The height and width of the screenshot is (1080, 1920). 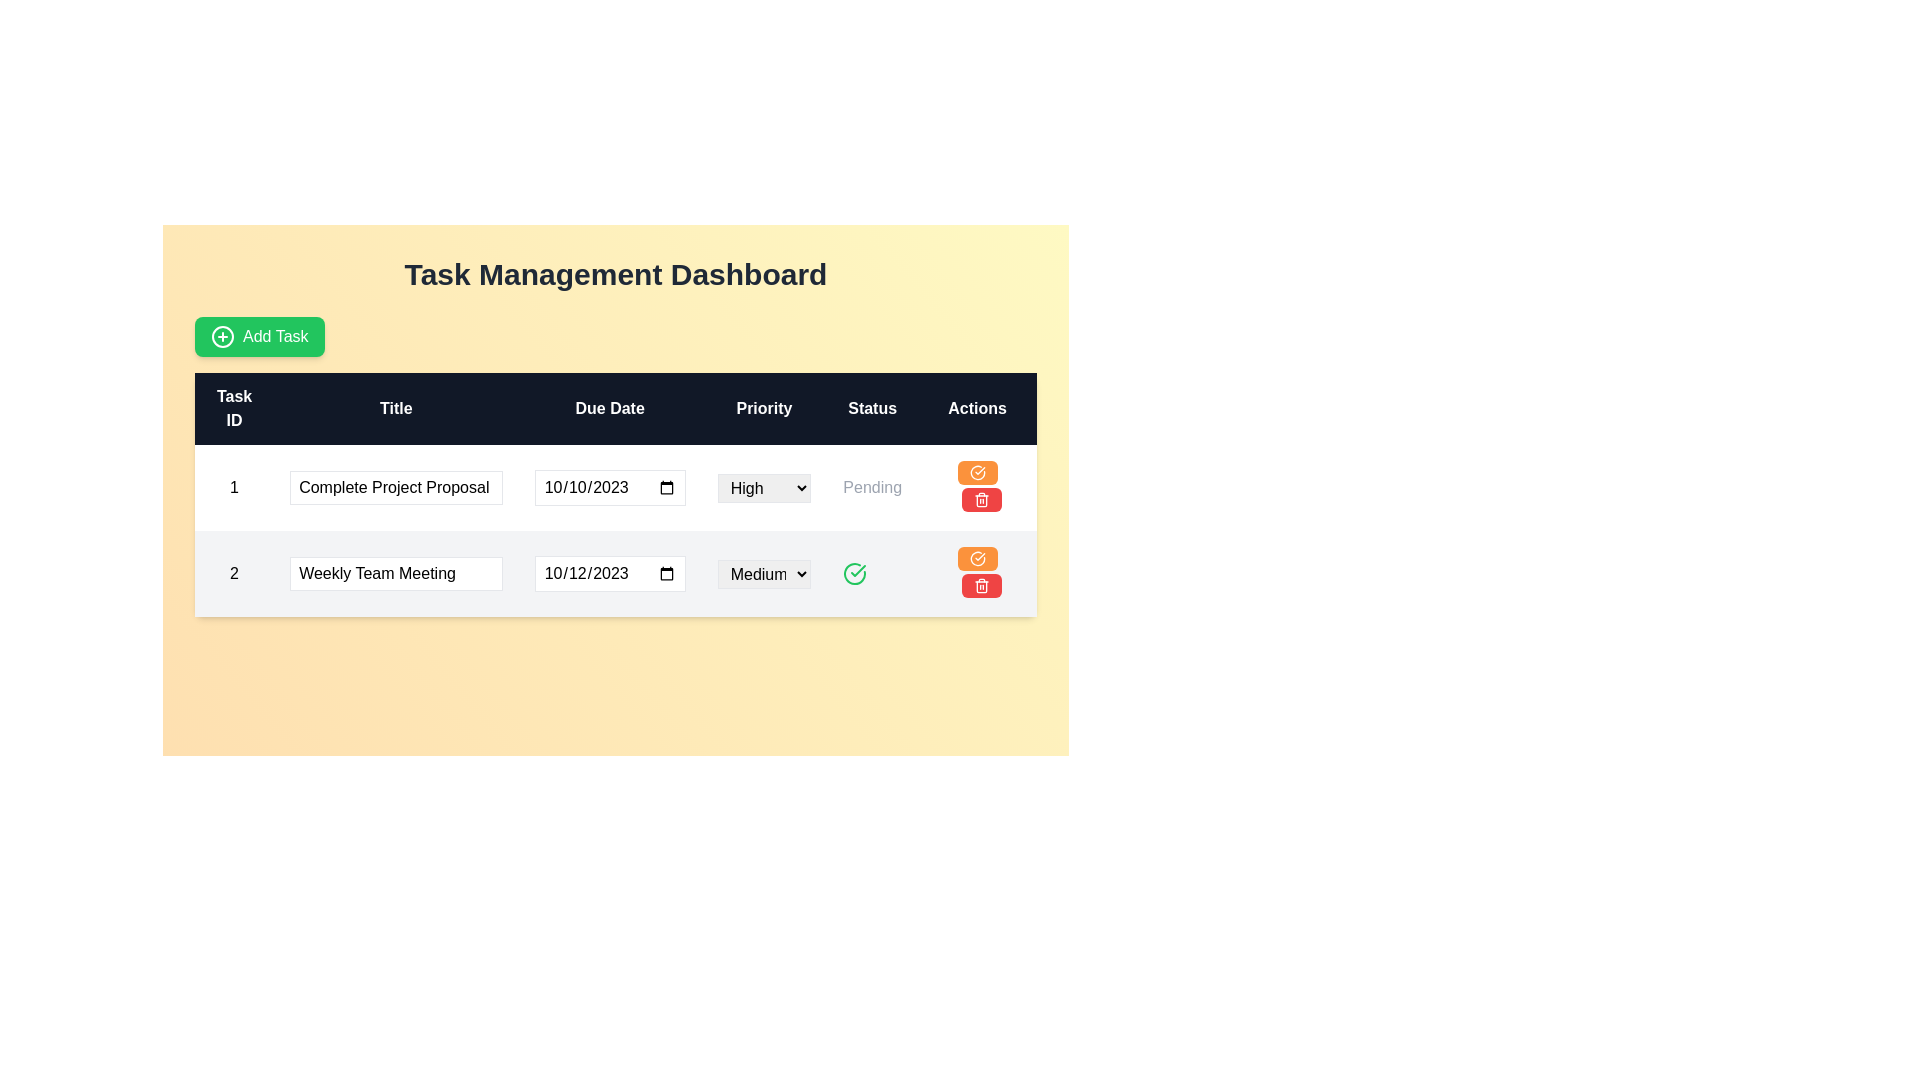 I want to click on text into the input field for the task titled 'Weekly Team Meeting', located in the second row of the task table under the 'Title' column, so click(x=396, y=574).